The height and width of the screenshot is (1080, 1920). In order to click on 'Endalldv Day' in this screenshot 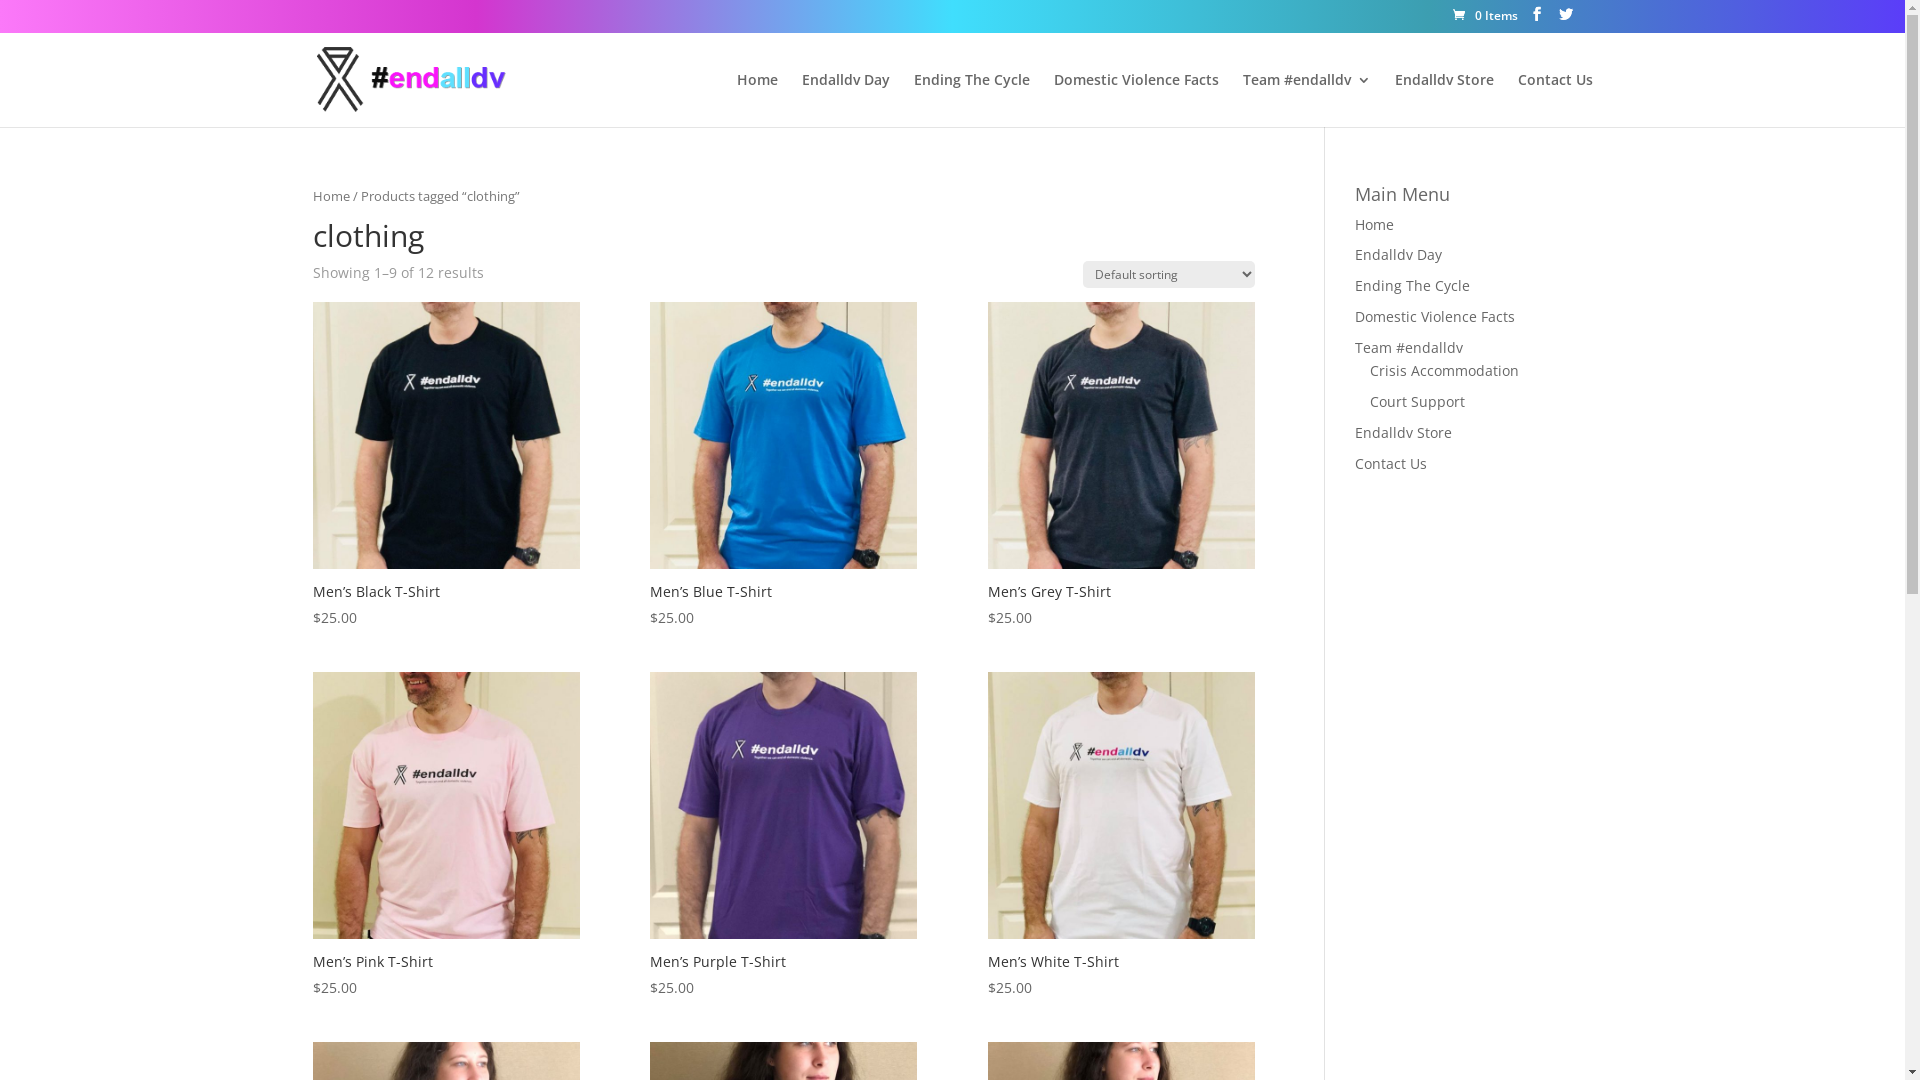, I will do `click(1397, 253)`.